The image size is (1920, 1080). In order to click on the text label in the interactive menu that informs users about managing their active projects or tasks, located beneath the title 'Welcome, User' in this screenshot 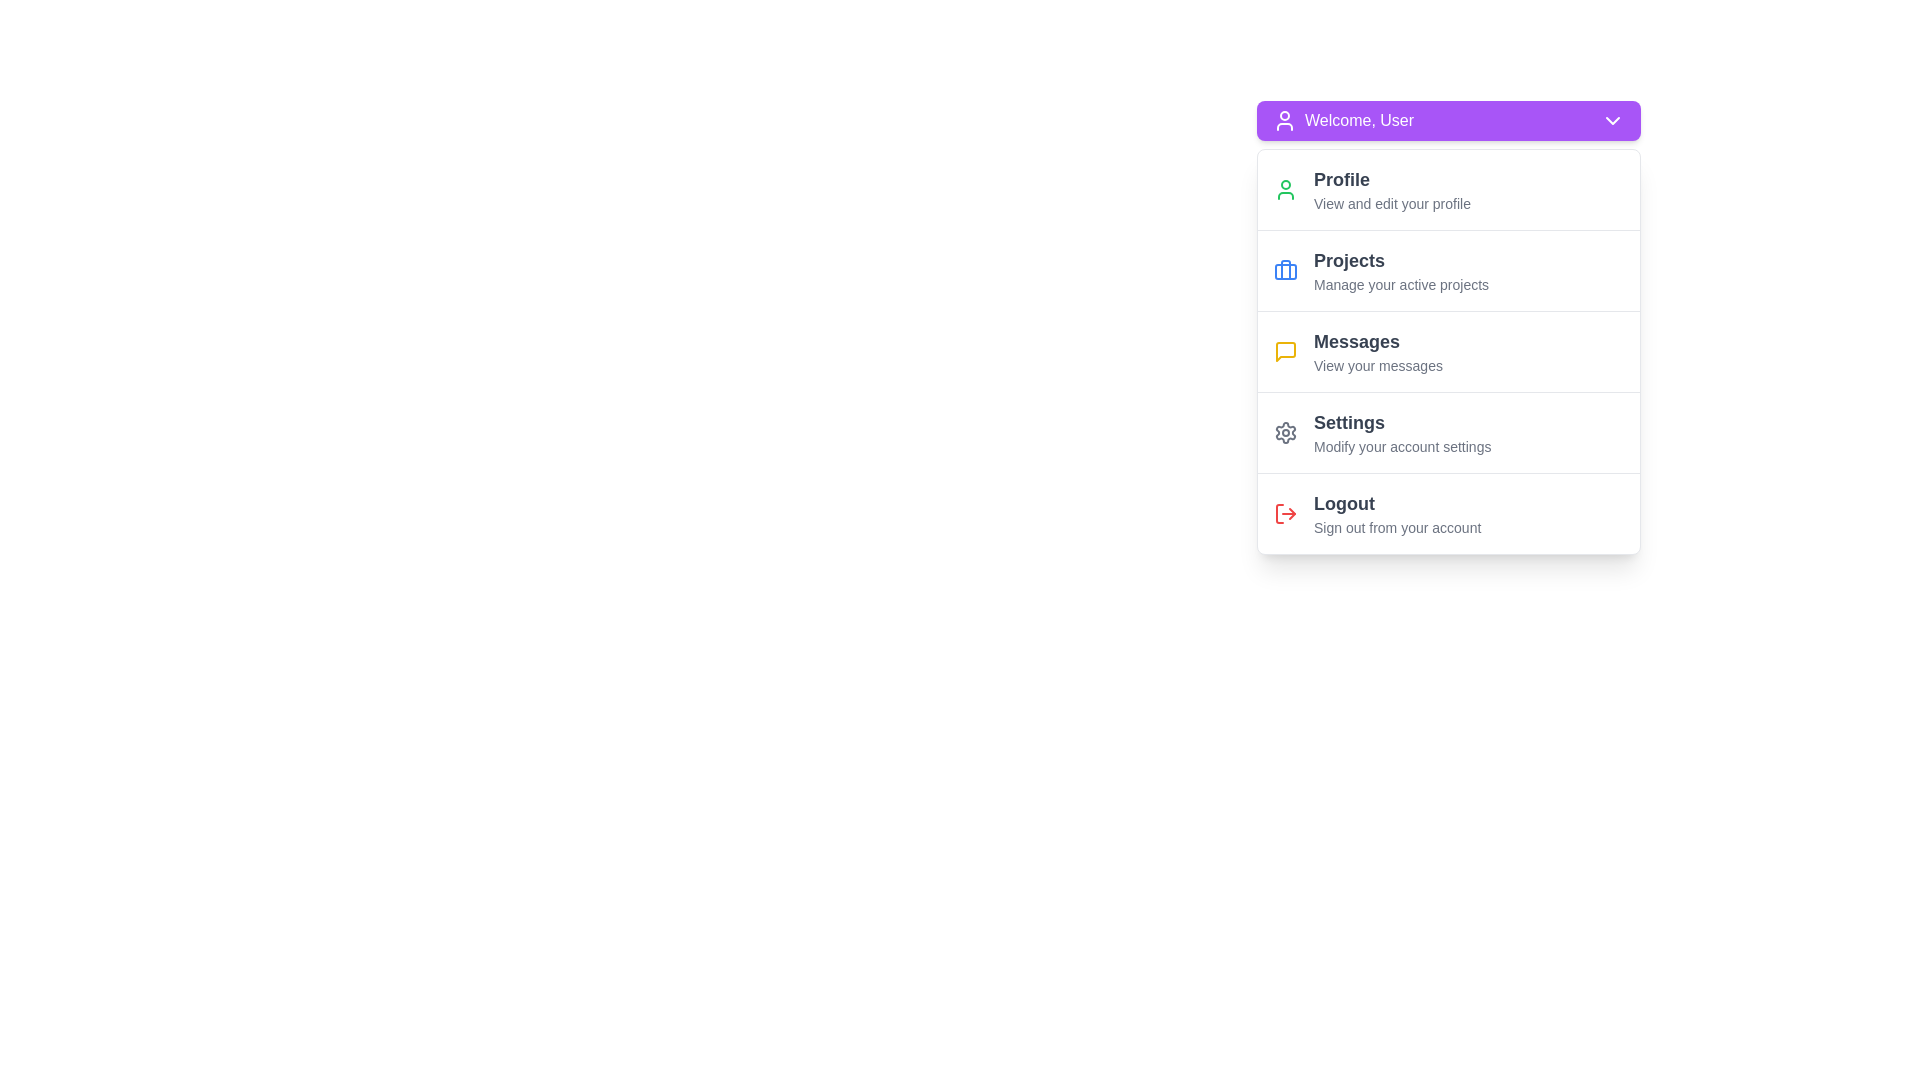, I will do `click(1400, 270)`.